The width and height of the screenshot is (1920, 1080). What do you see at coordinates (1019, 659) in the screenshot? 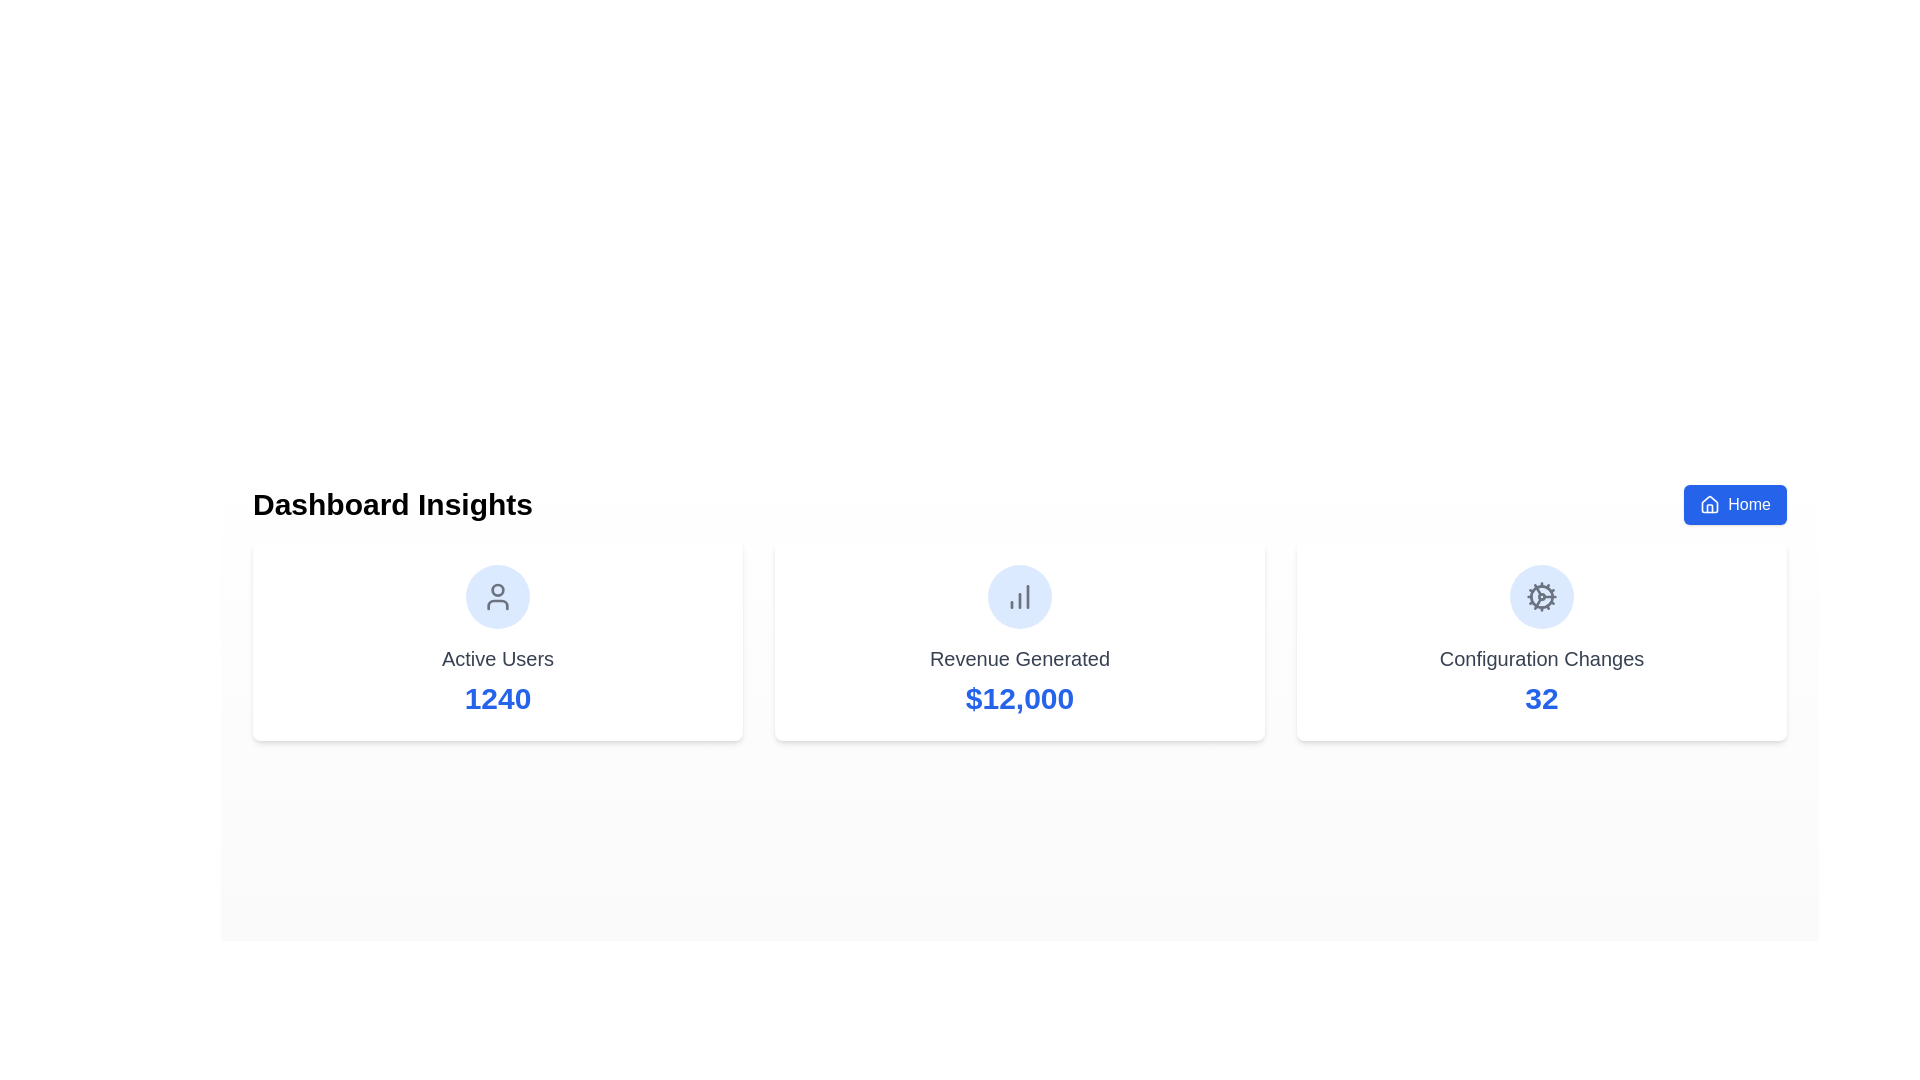
I see `the Text Label that indicates the type of information presented in the card, which represents the revenue generated` at bounding box center [1019, 659].